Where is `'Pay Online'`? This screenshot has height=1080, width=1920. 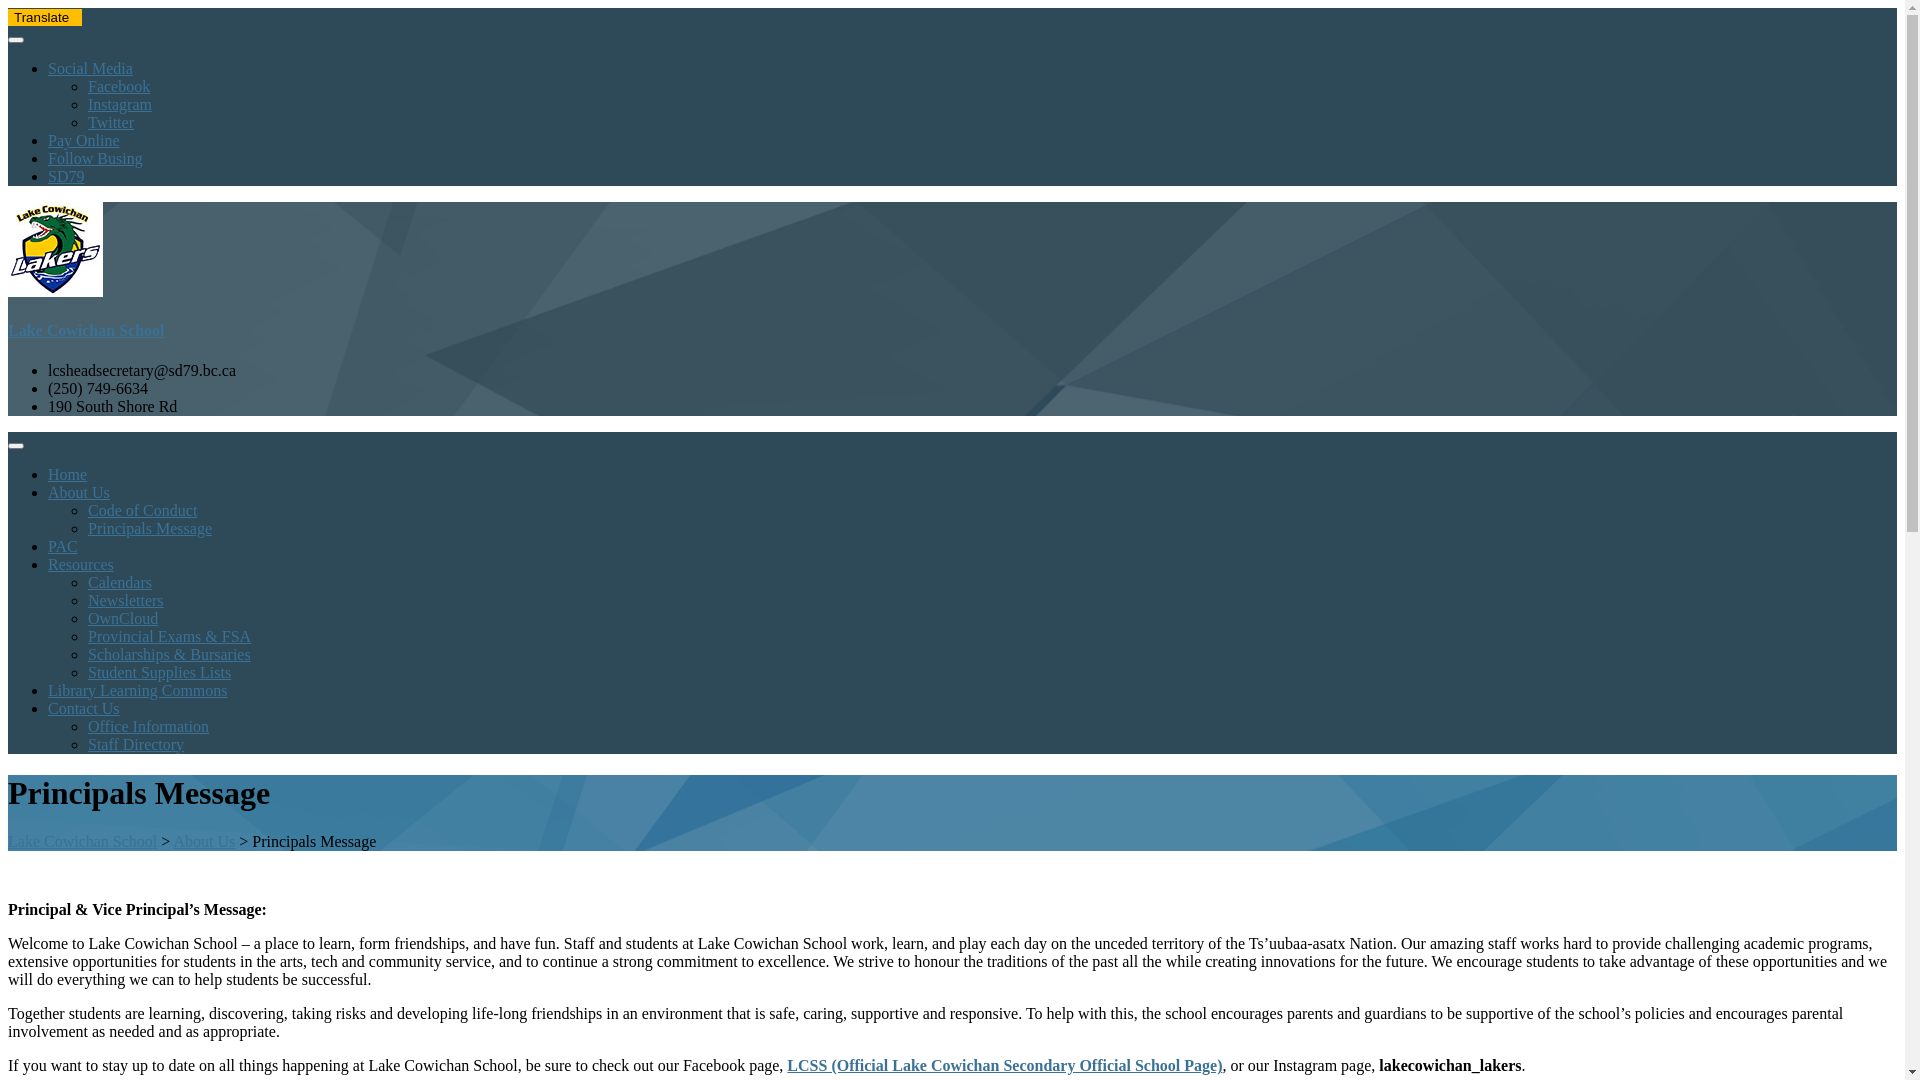 'Pay Online' is located at coordinates (82, 139).